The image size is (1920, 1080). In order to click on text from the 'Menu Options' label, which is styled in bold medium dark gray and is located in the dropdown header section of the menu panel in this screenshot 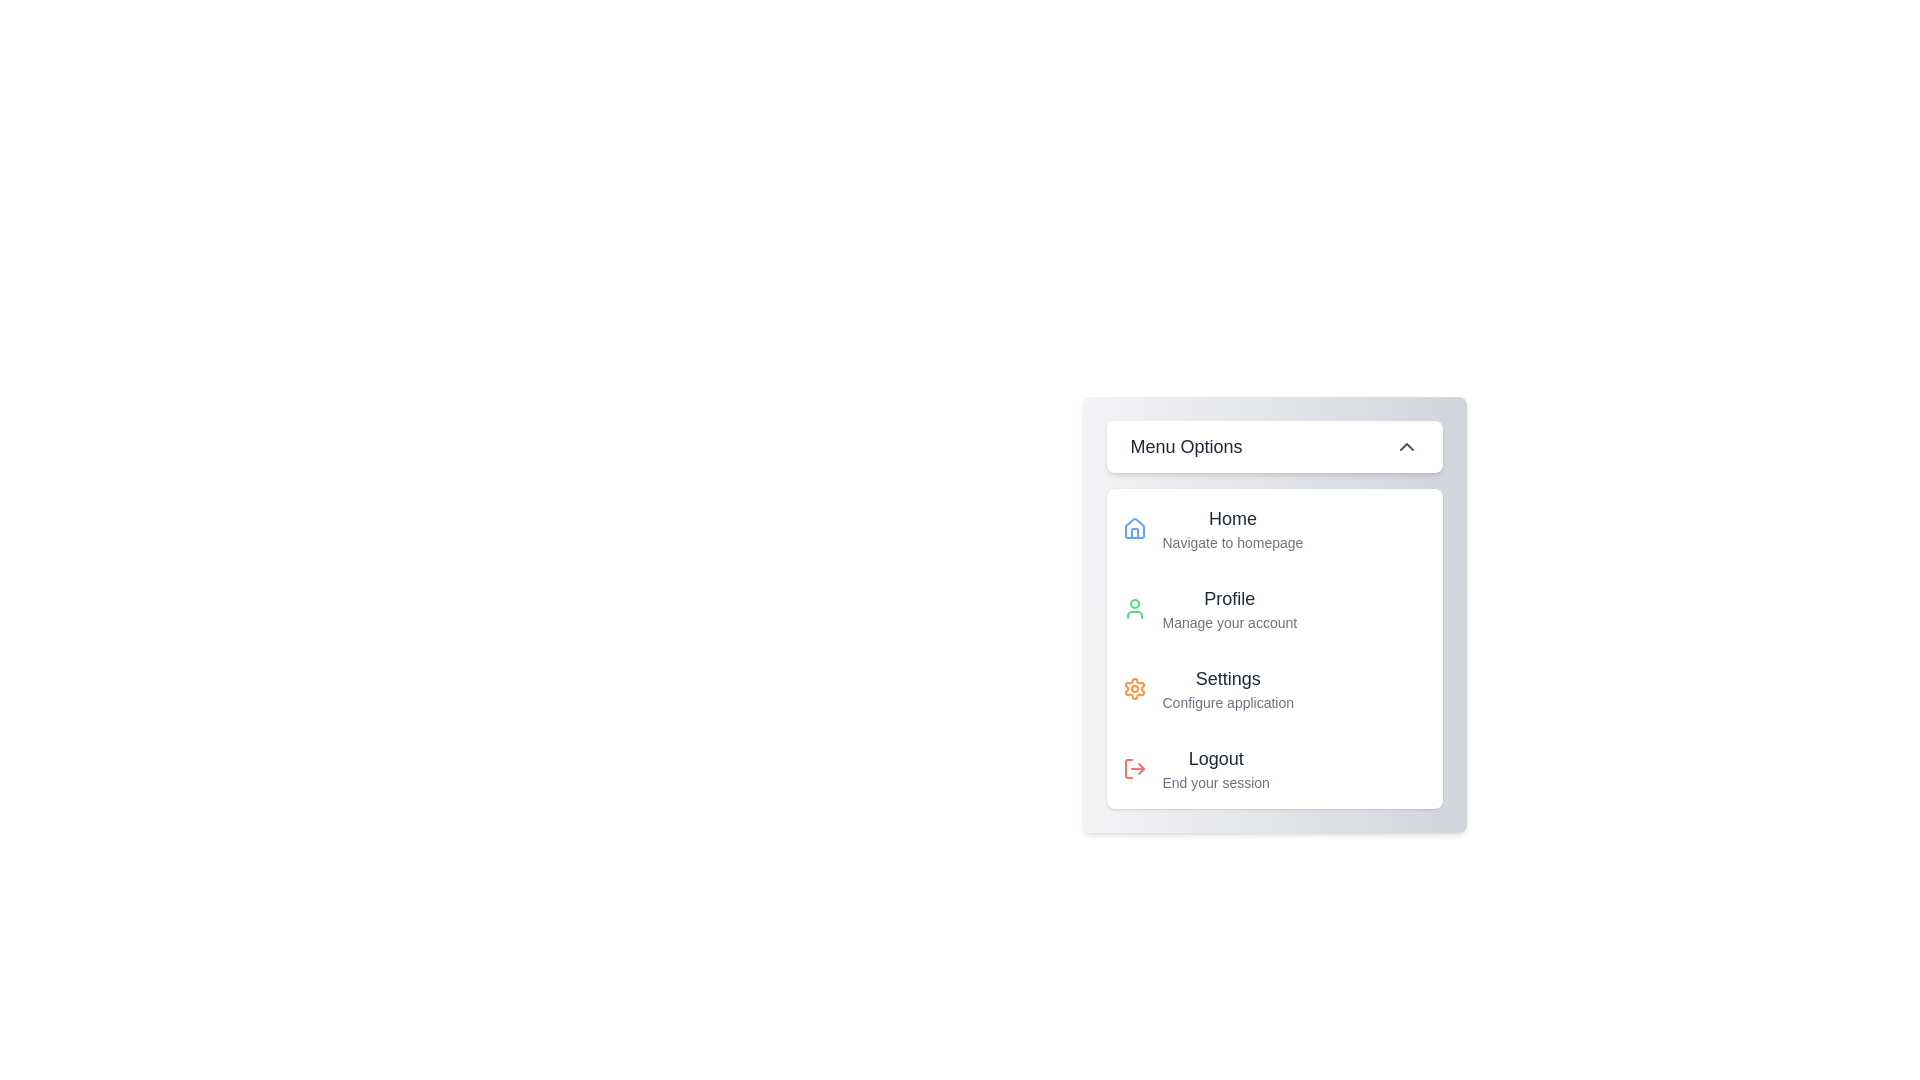, I will do `click(1186, 446)`.